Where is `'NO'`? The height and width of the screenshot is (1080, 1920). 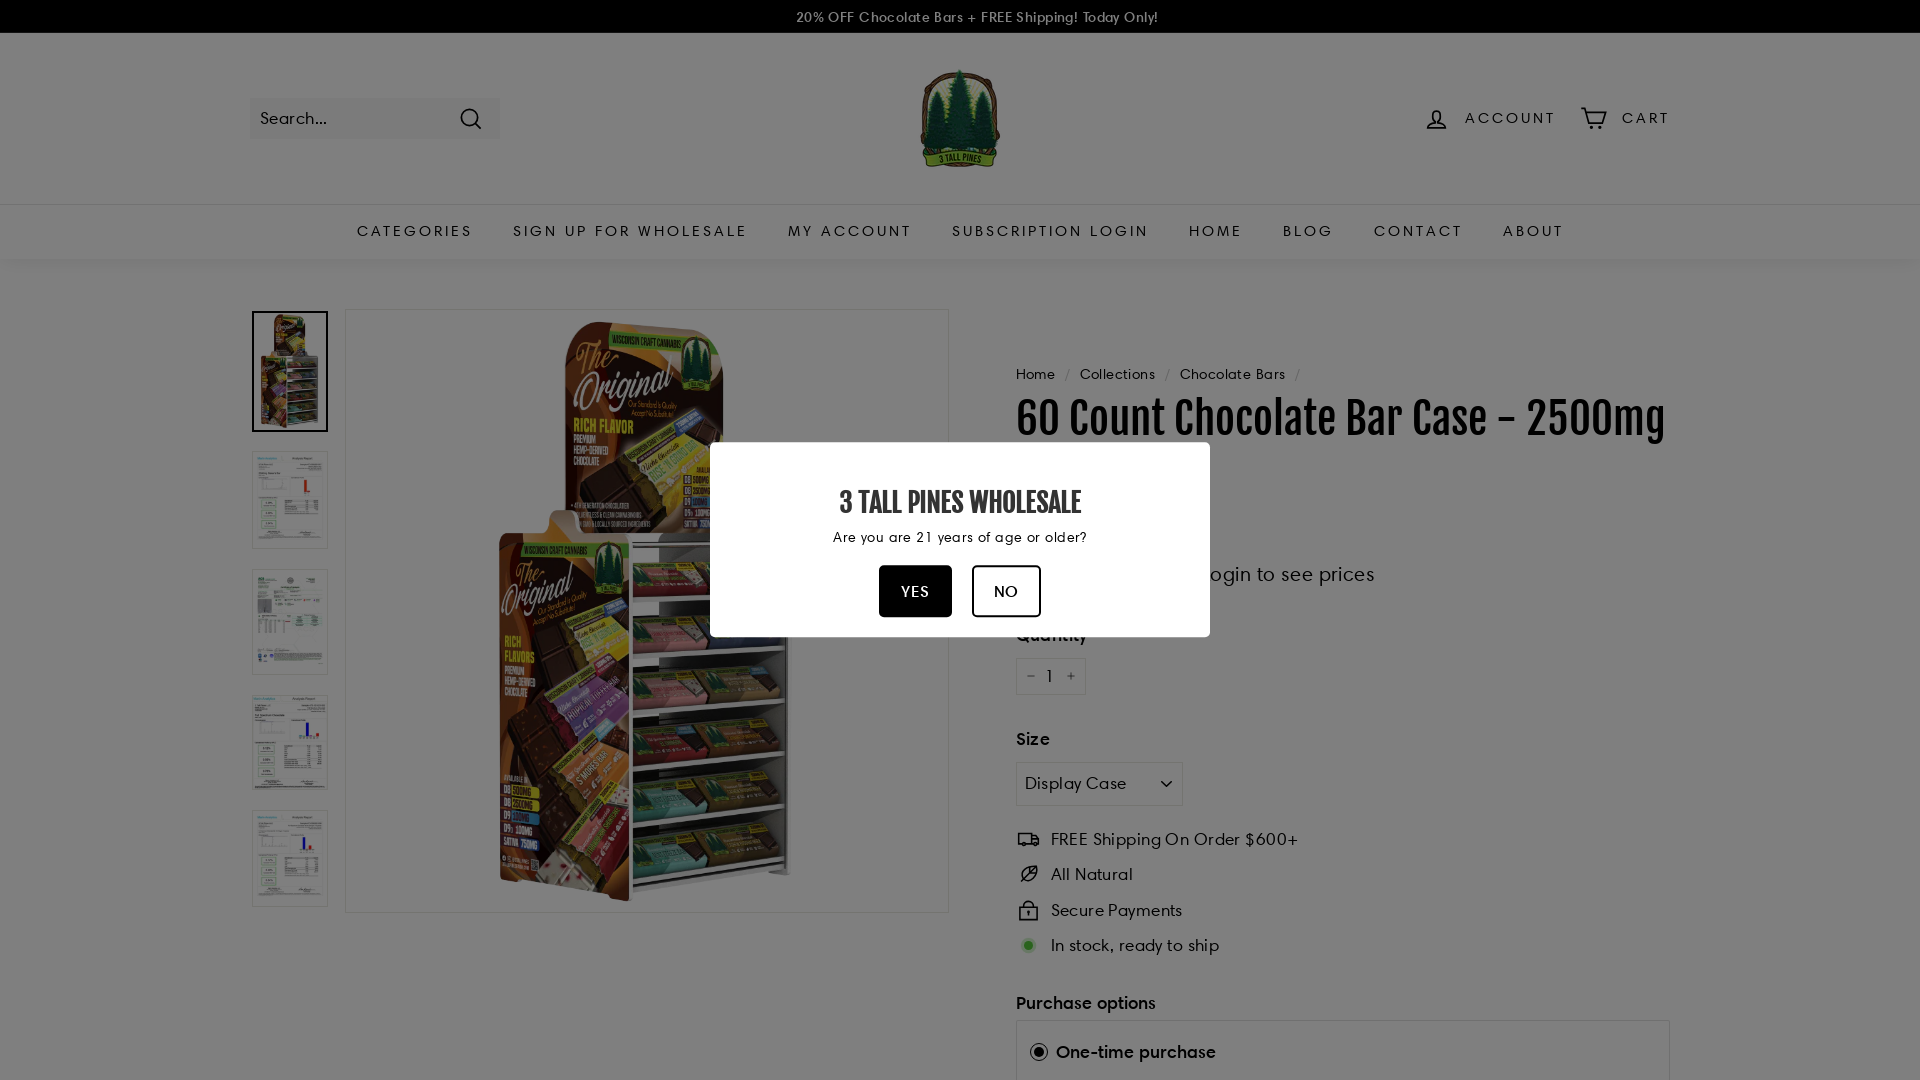 'NO' is located at coordinates (1006, 590).